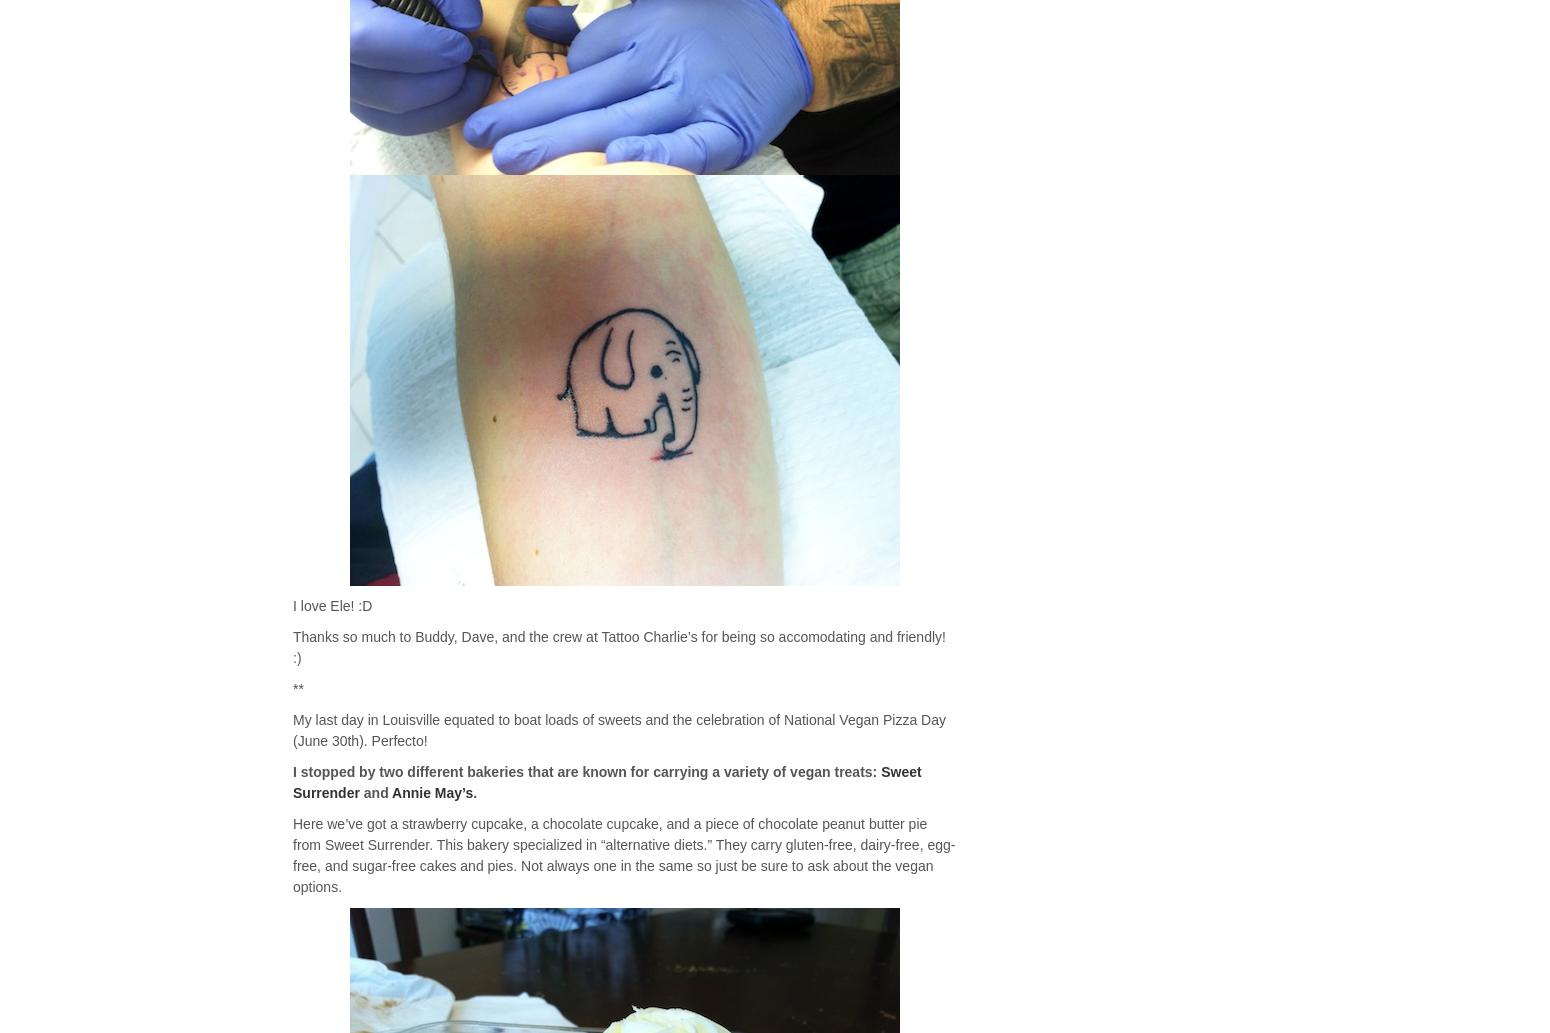  What do you see at coordinates (374, 793) in the screenshot?
I see `'and'` at bounding box center [374, 793].